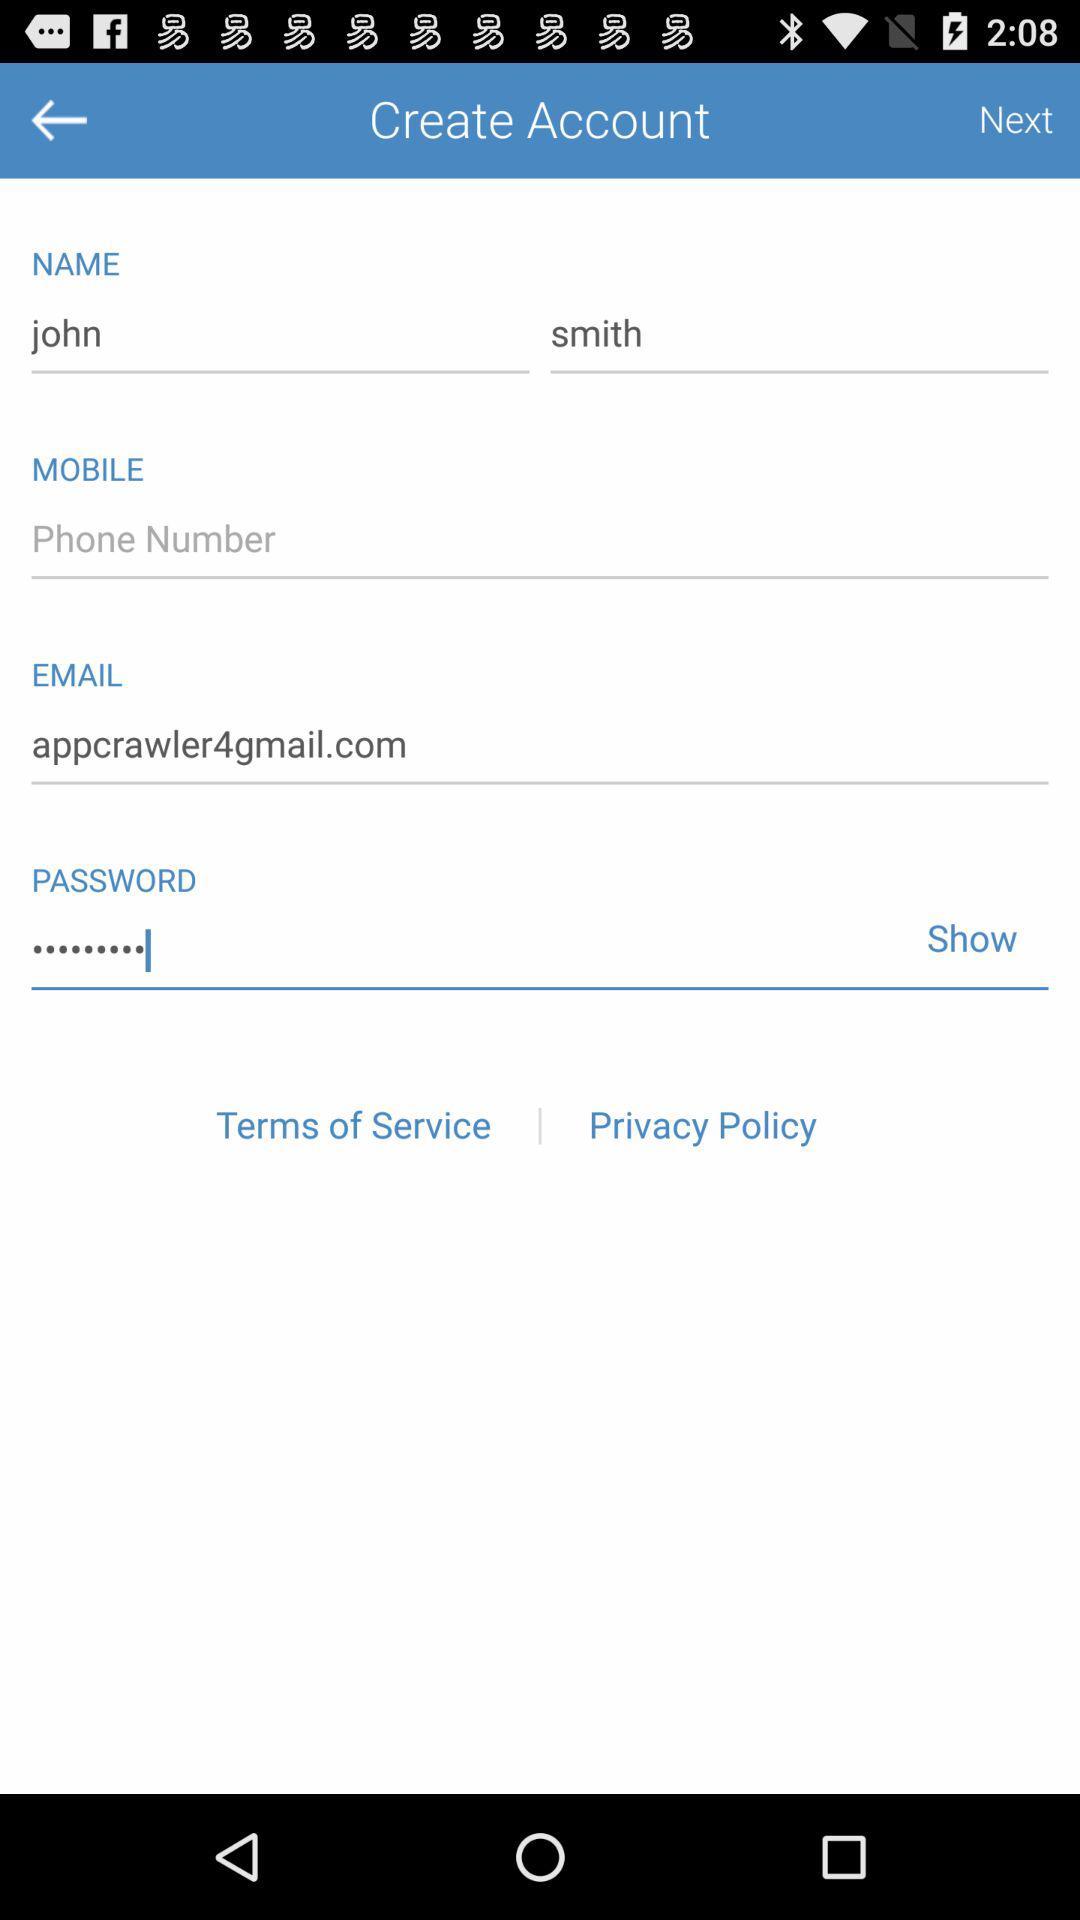 This screenshot has height=1920, width=1080. Describe the element at coordinates (352, 1126) in the screenshot. I see `the item below the crowd3116 item` at that location.